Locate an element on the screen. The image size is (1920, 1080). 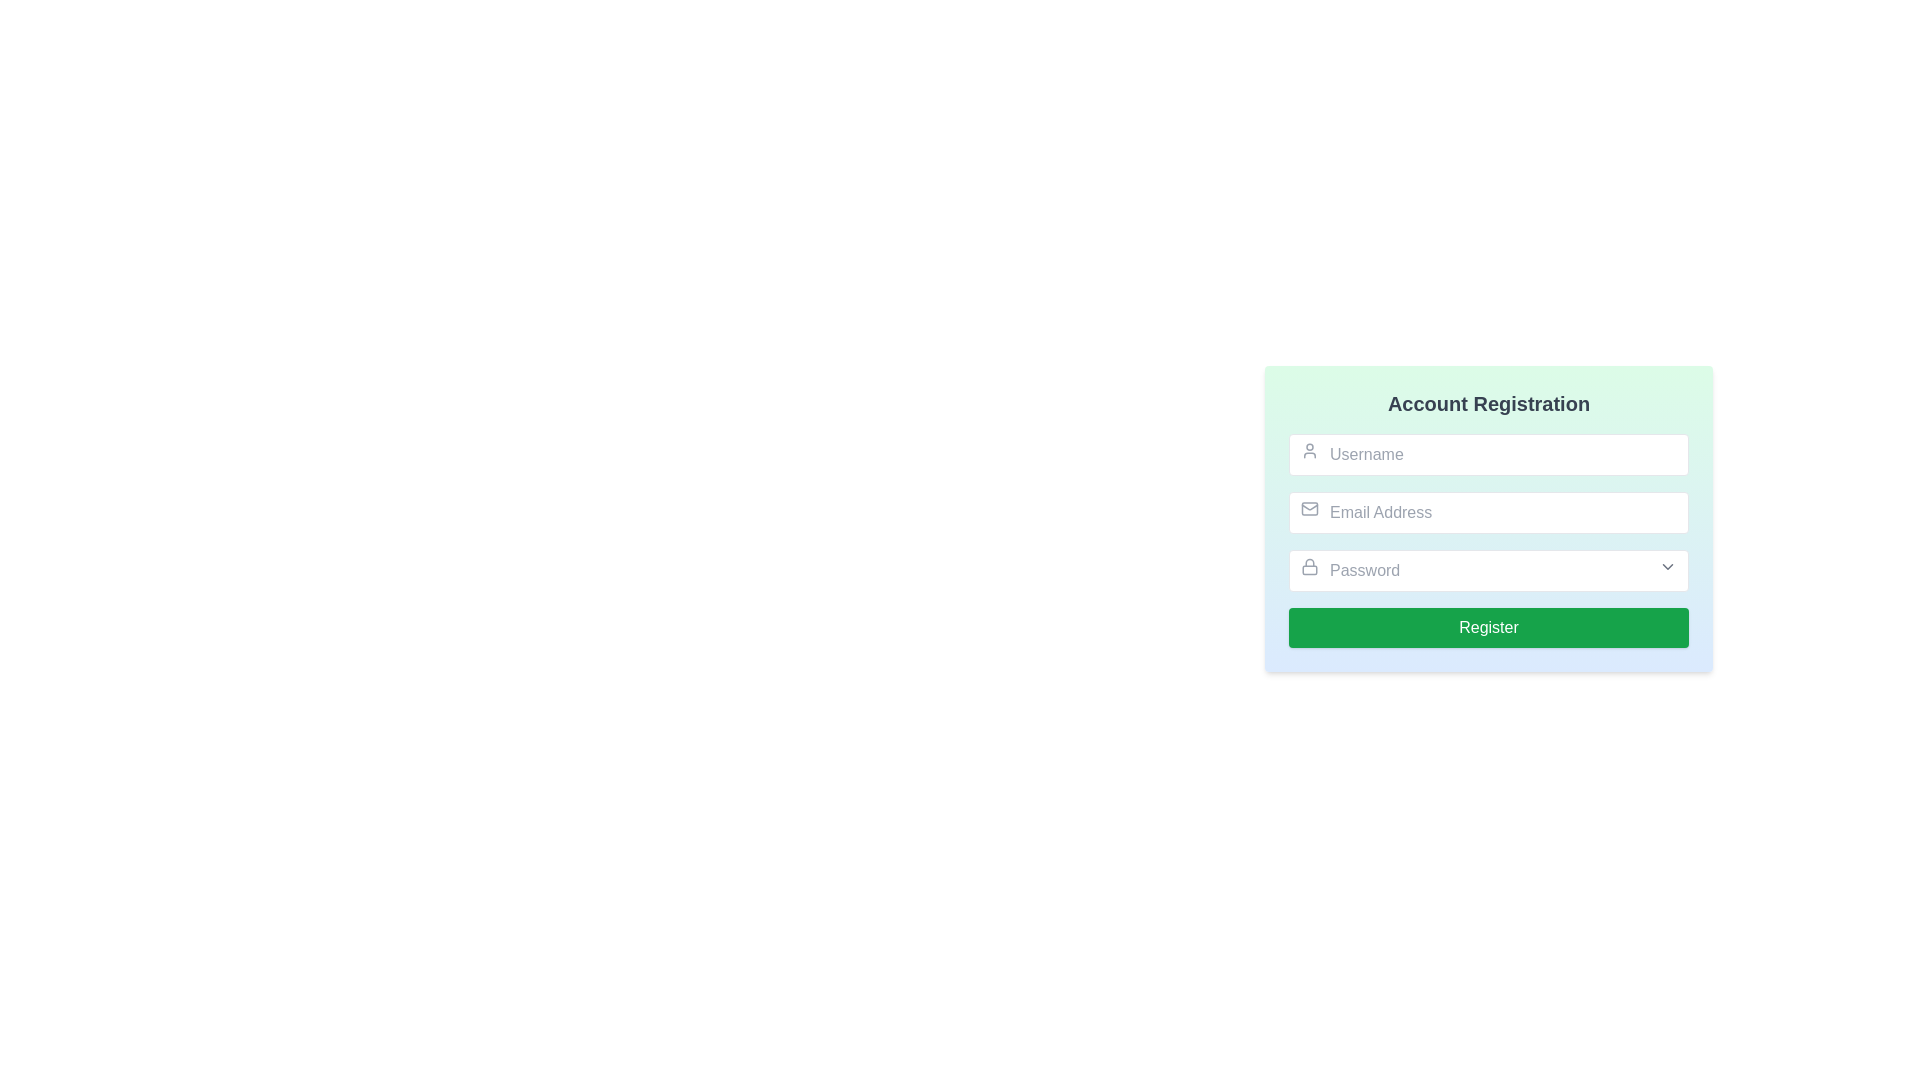
the SVG rectangle shape that symbolizes the body of the email icon, located inside the envelope icon to the left of the 'Email Address' input field is located at coordinates (1310, 508).